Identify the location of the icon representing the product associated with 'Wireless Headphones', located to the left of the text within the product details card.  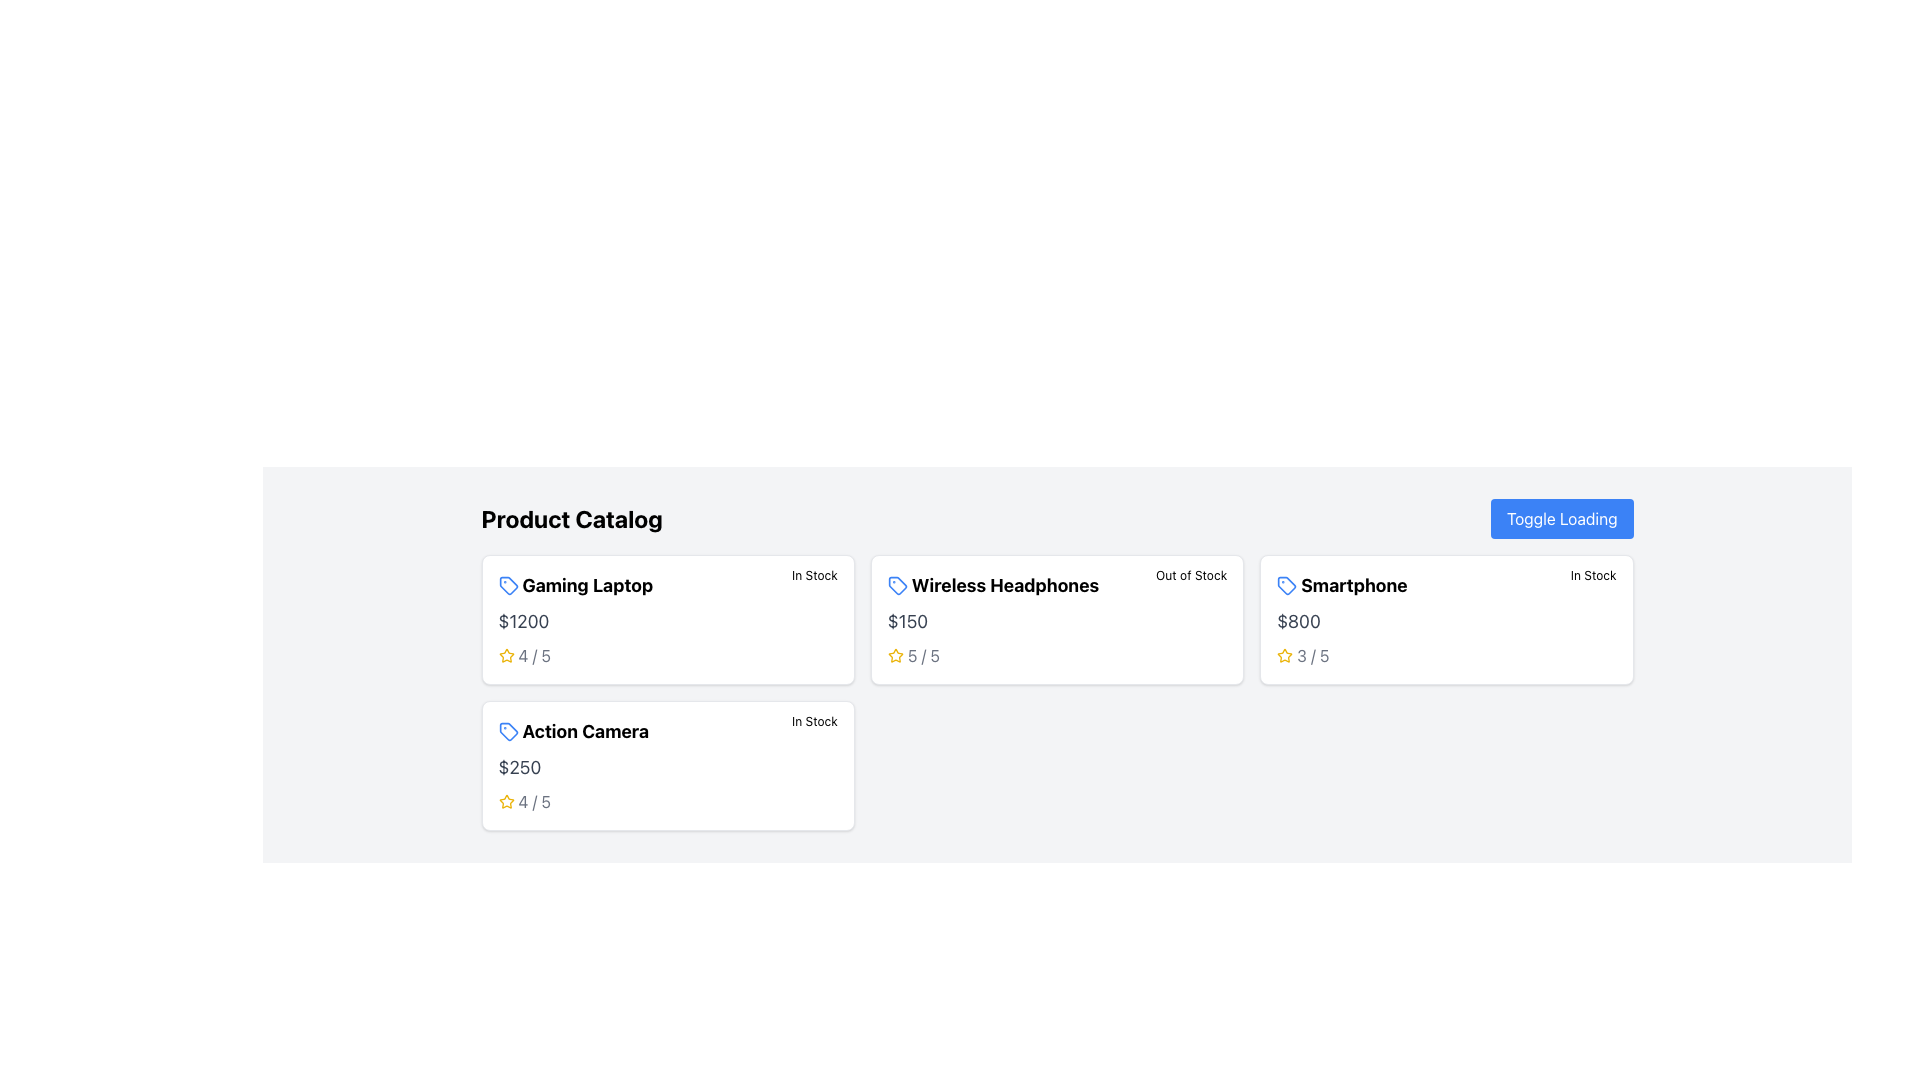
(896, 585).